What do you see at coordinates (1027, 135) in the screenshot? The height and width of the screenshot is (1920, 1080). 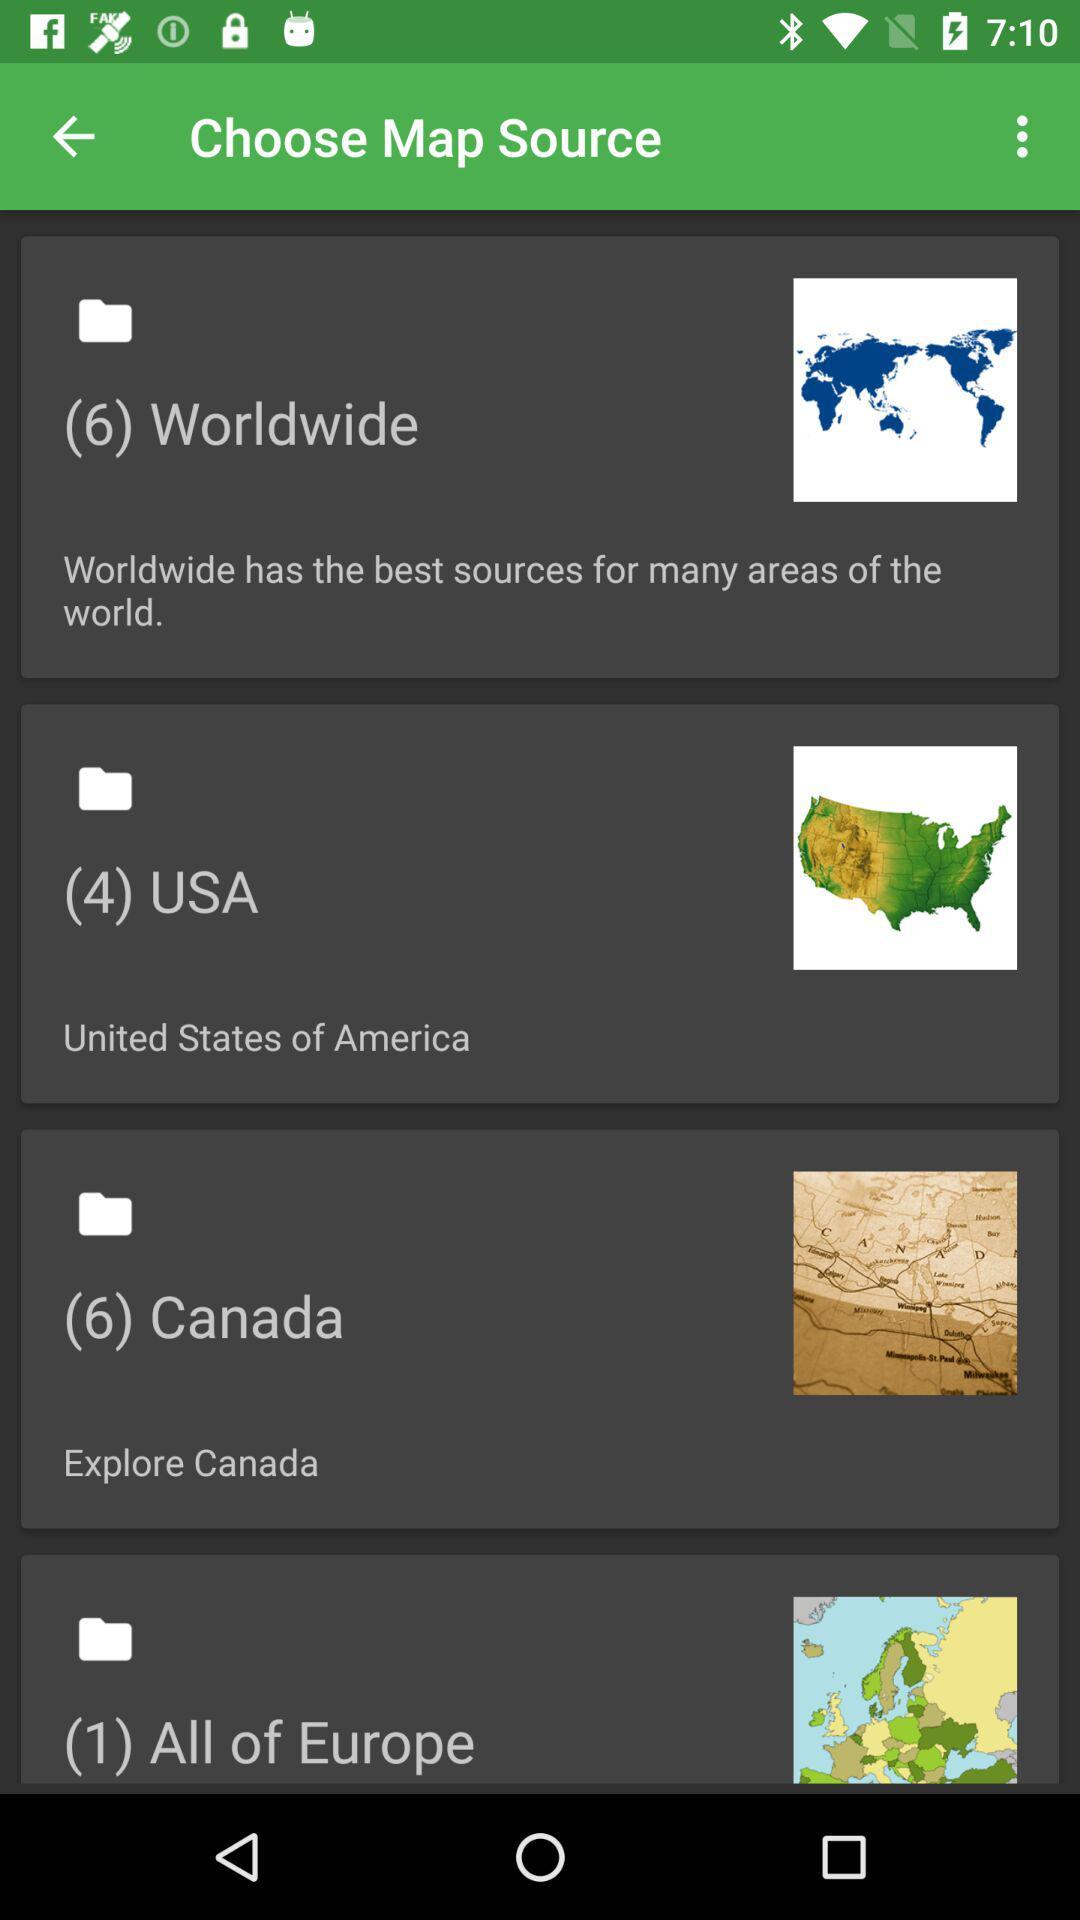 I see `icon next to choose map source` at bounding box center [1027, 135].